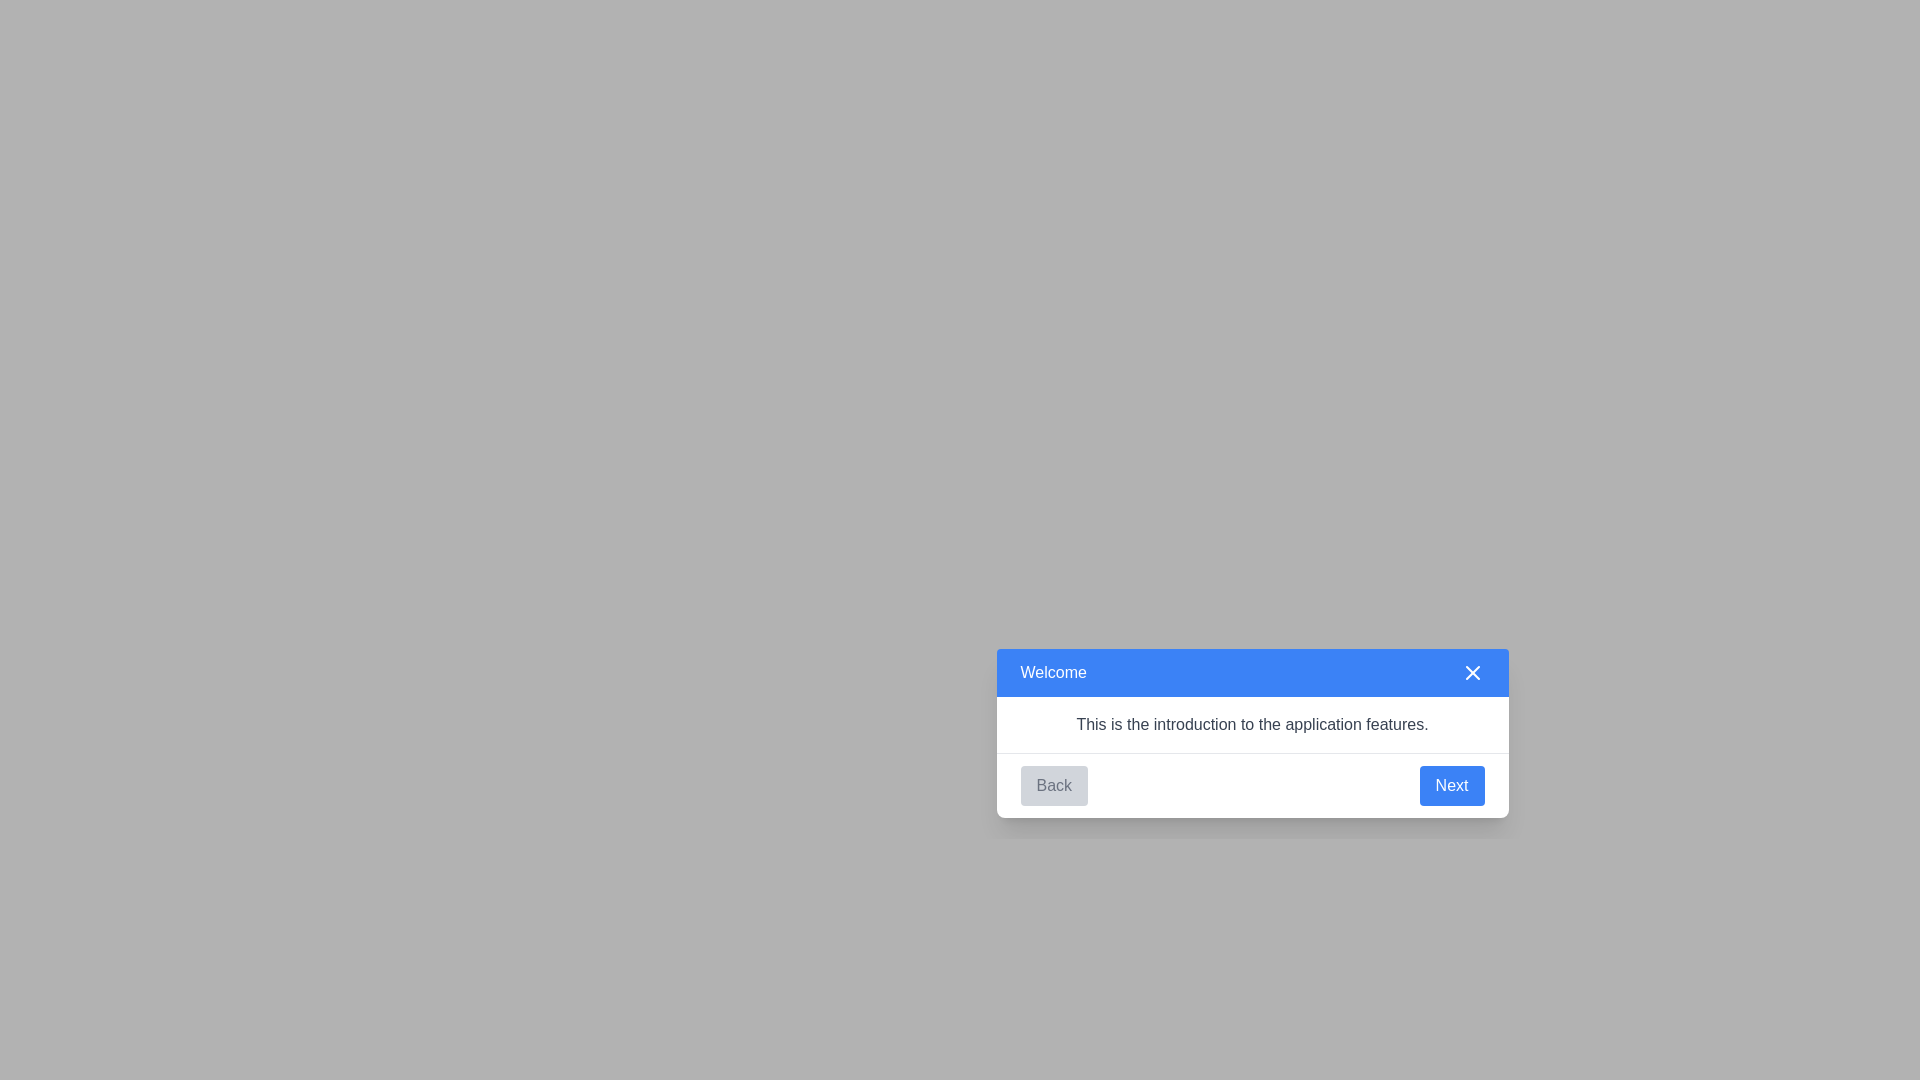 This screenshot has height=1080, width=1920. I want to click on the 'Welcome' text label, which is styled in white font on a blue rectangular background, located at the top of the dialog box, so click(1052, 672).